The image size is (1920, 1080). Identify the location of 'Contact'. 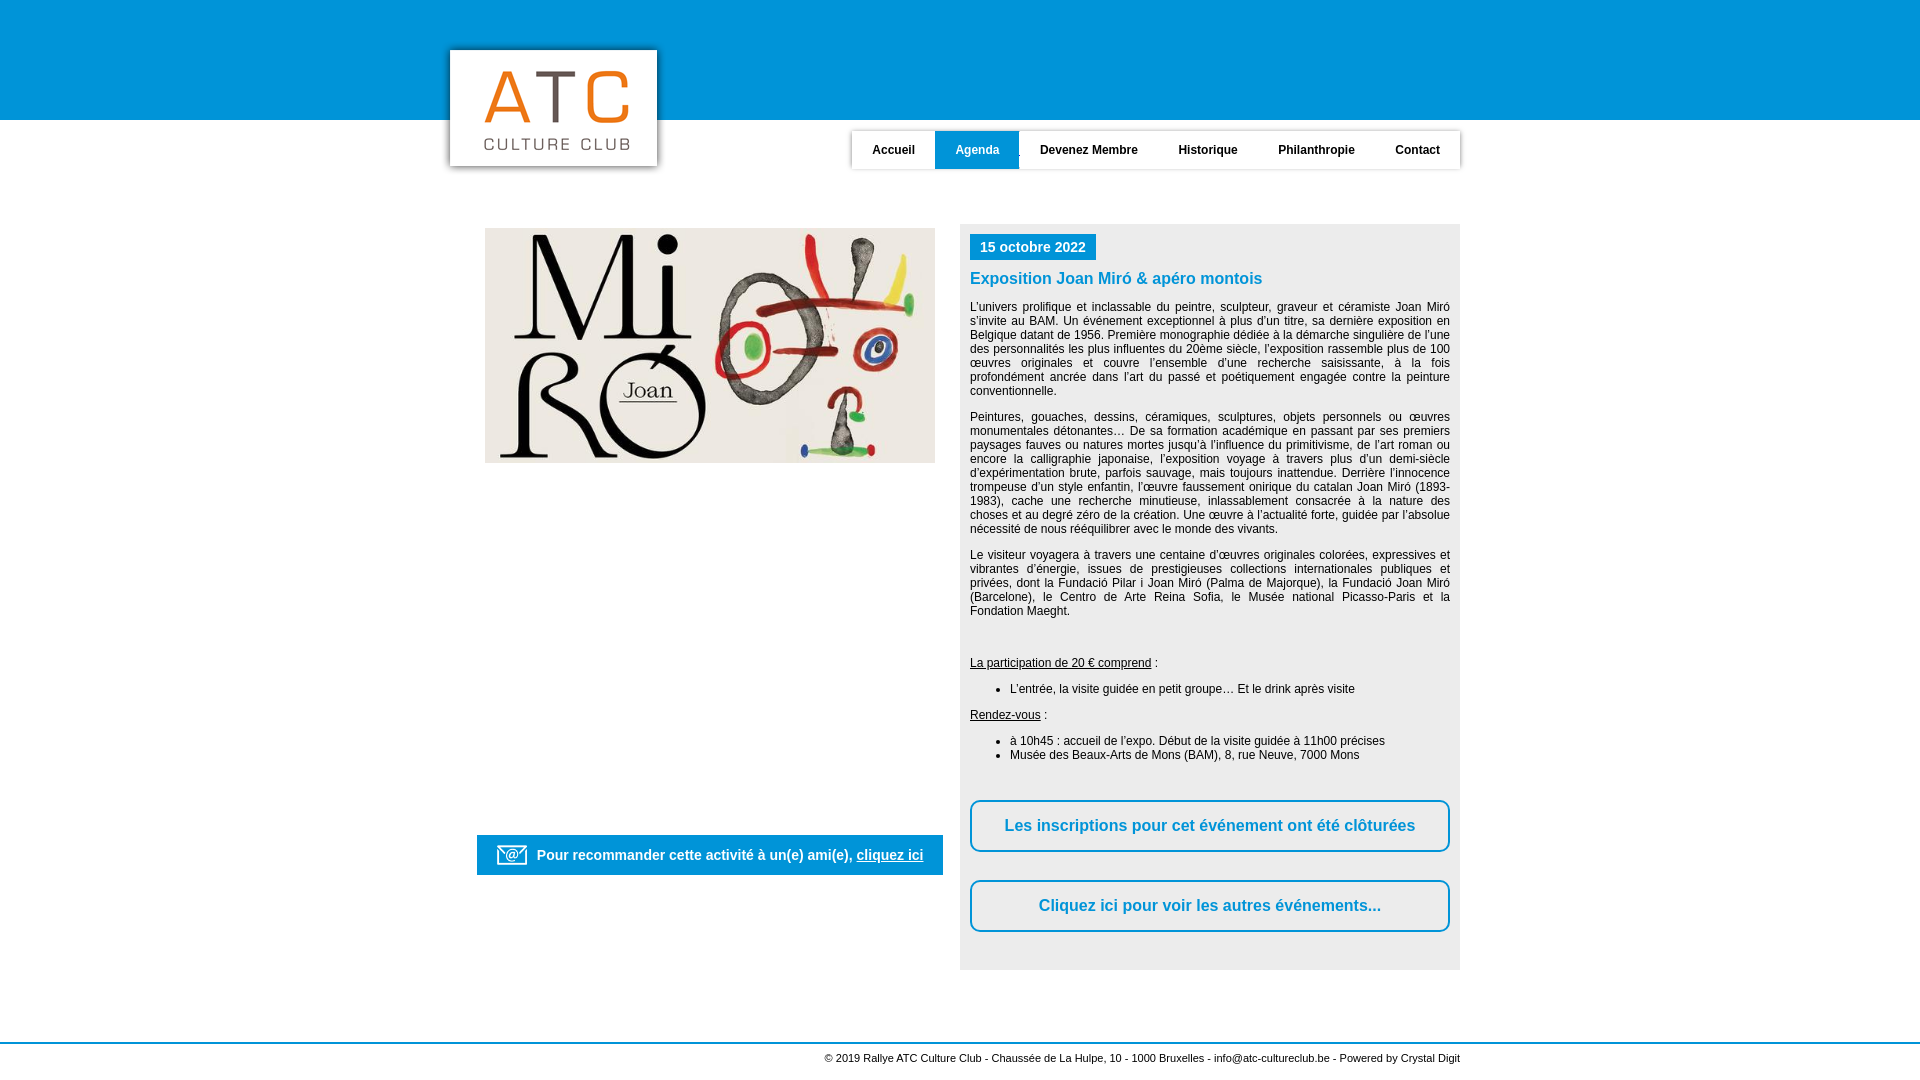
(1414, 147).